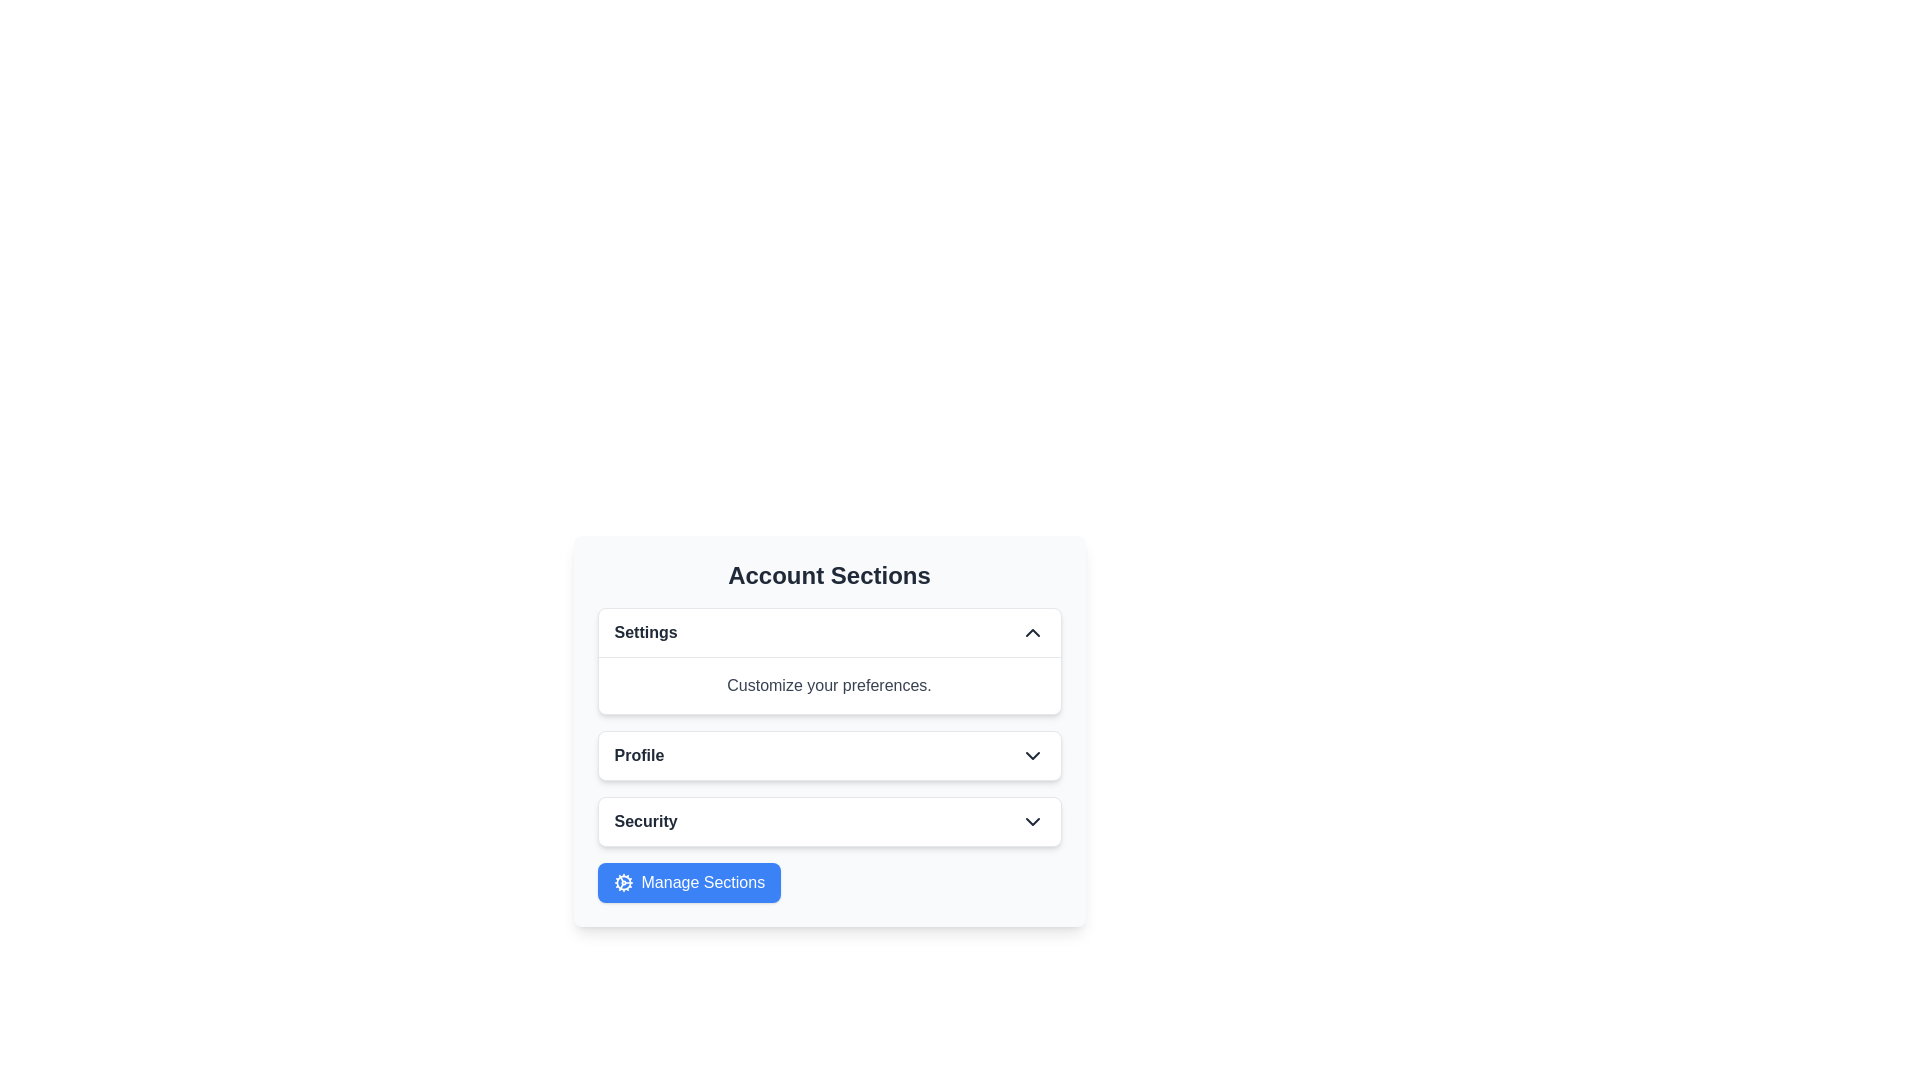  I want to click on text displayed in the text label that says 'Customize your preferences.' which is centrally located beneath the 'Settings' title in the 'Account Sections' menu, so click(829, 684).